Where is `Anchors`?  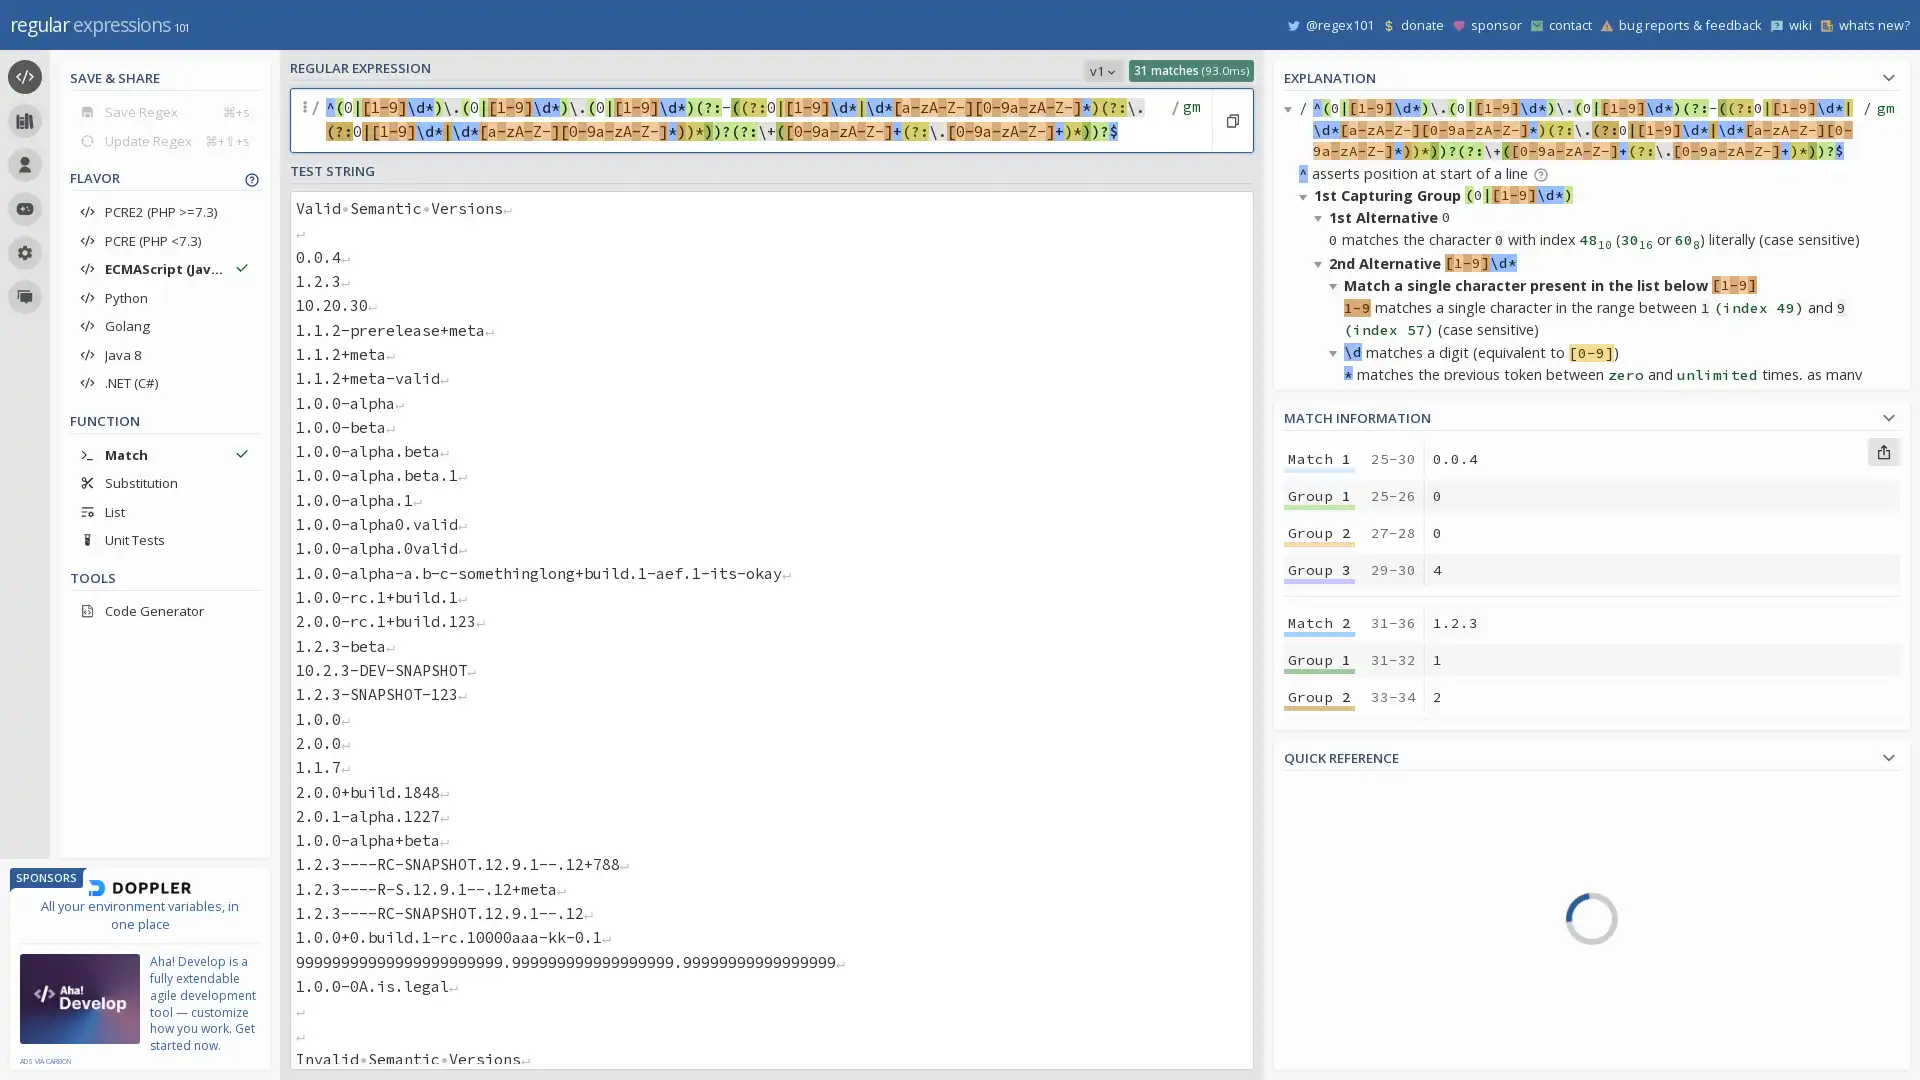
Anchors is located at coordinates (1377, 915).